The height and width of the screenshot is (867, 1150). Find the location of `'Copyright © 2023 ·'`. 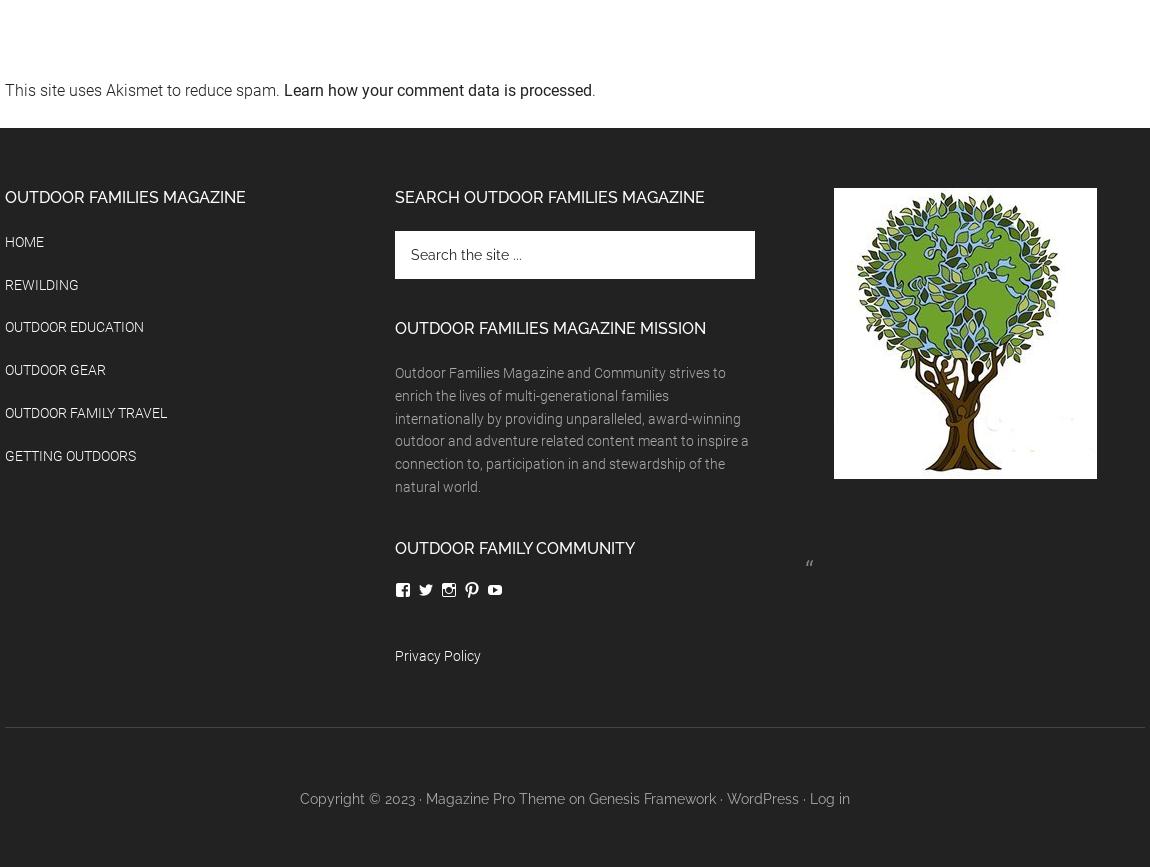

'Copyright © 2023 ·' is located at coordinates (363, 798).